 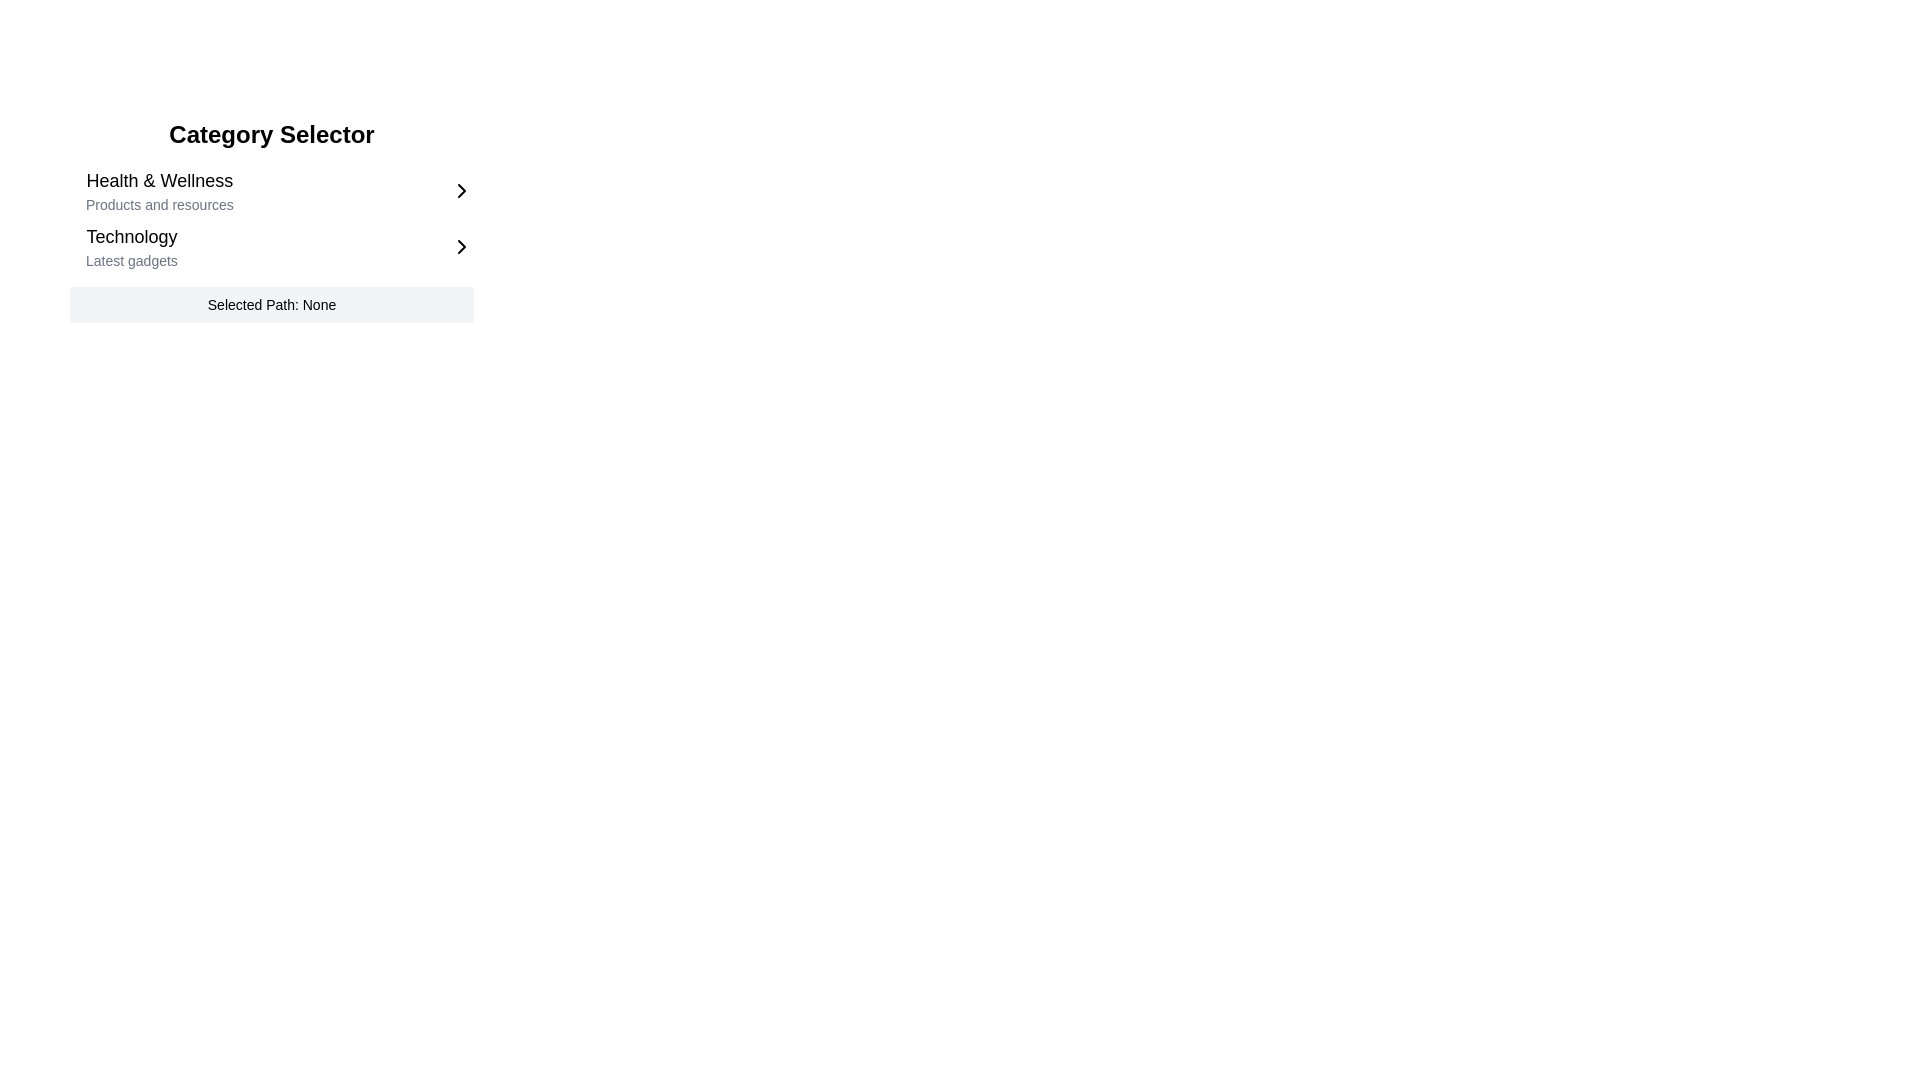 What do you see at coordinates (271, 191) in the screenshot?
I see `the 'Health & Wellness' category selector list item to navigate through keyboard interactions` at bounding box center [271, 191].